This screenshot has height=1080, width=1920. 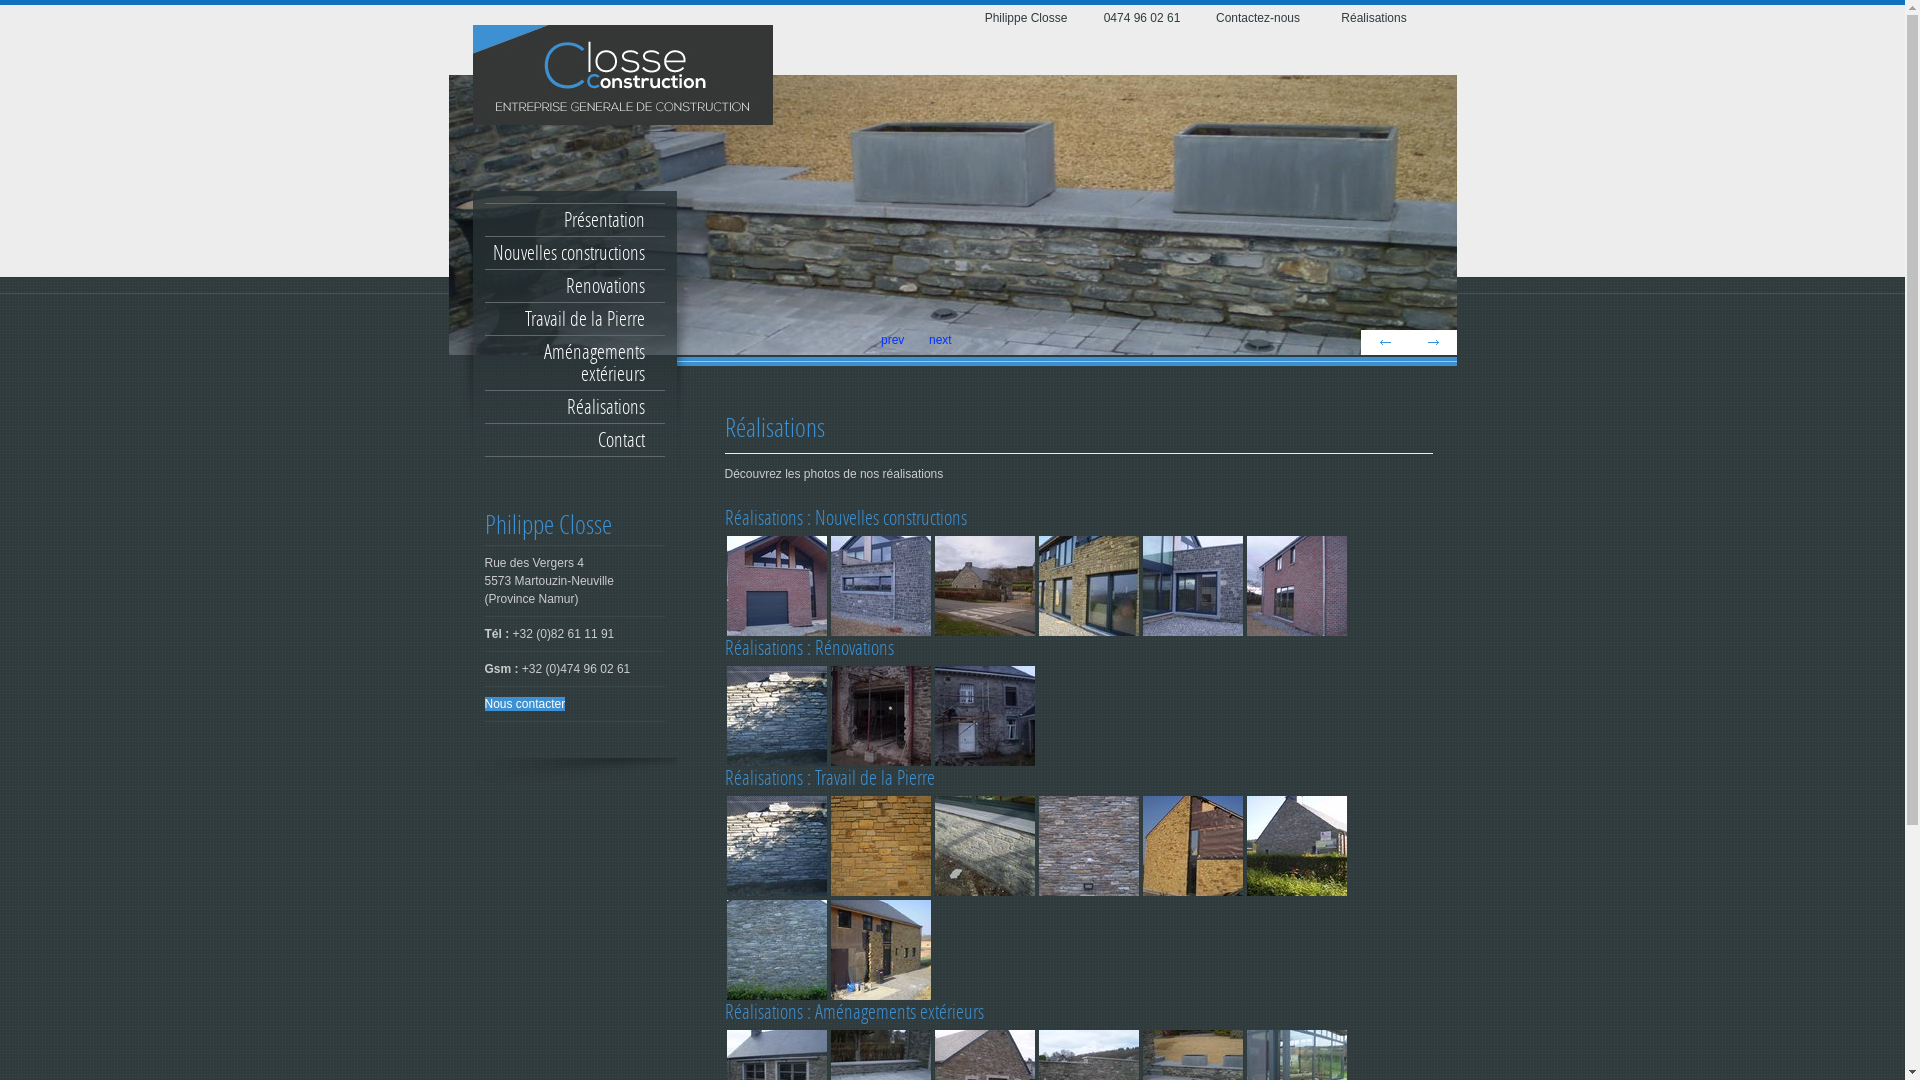 What do you see at coordinates (573, 285) in the screenshot?
I see `'Renovations'` at bounding box center [573, 285].